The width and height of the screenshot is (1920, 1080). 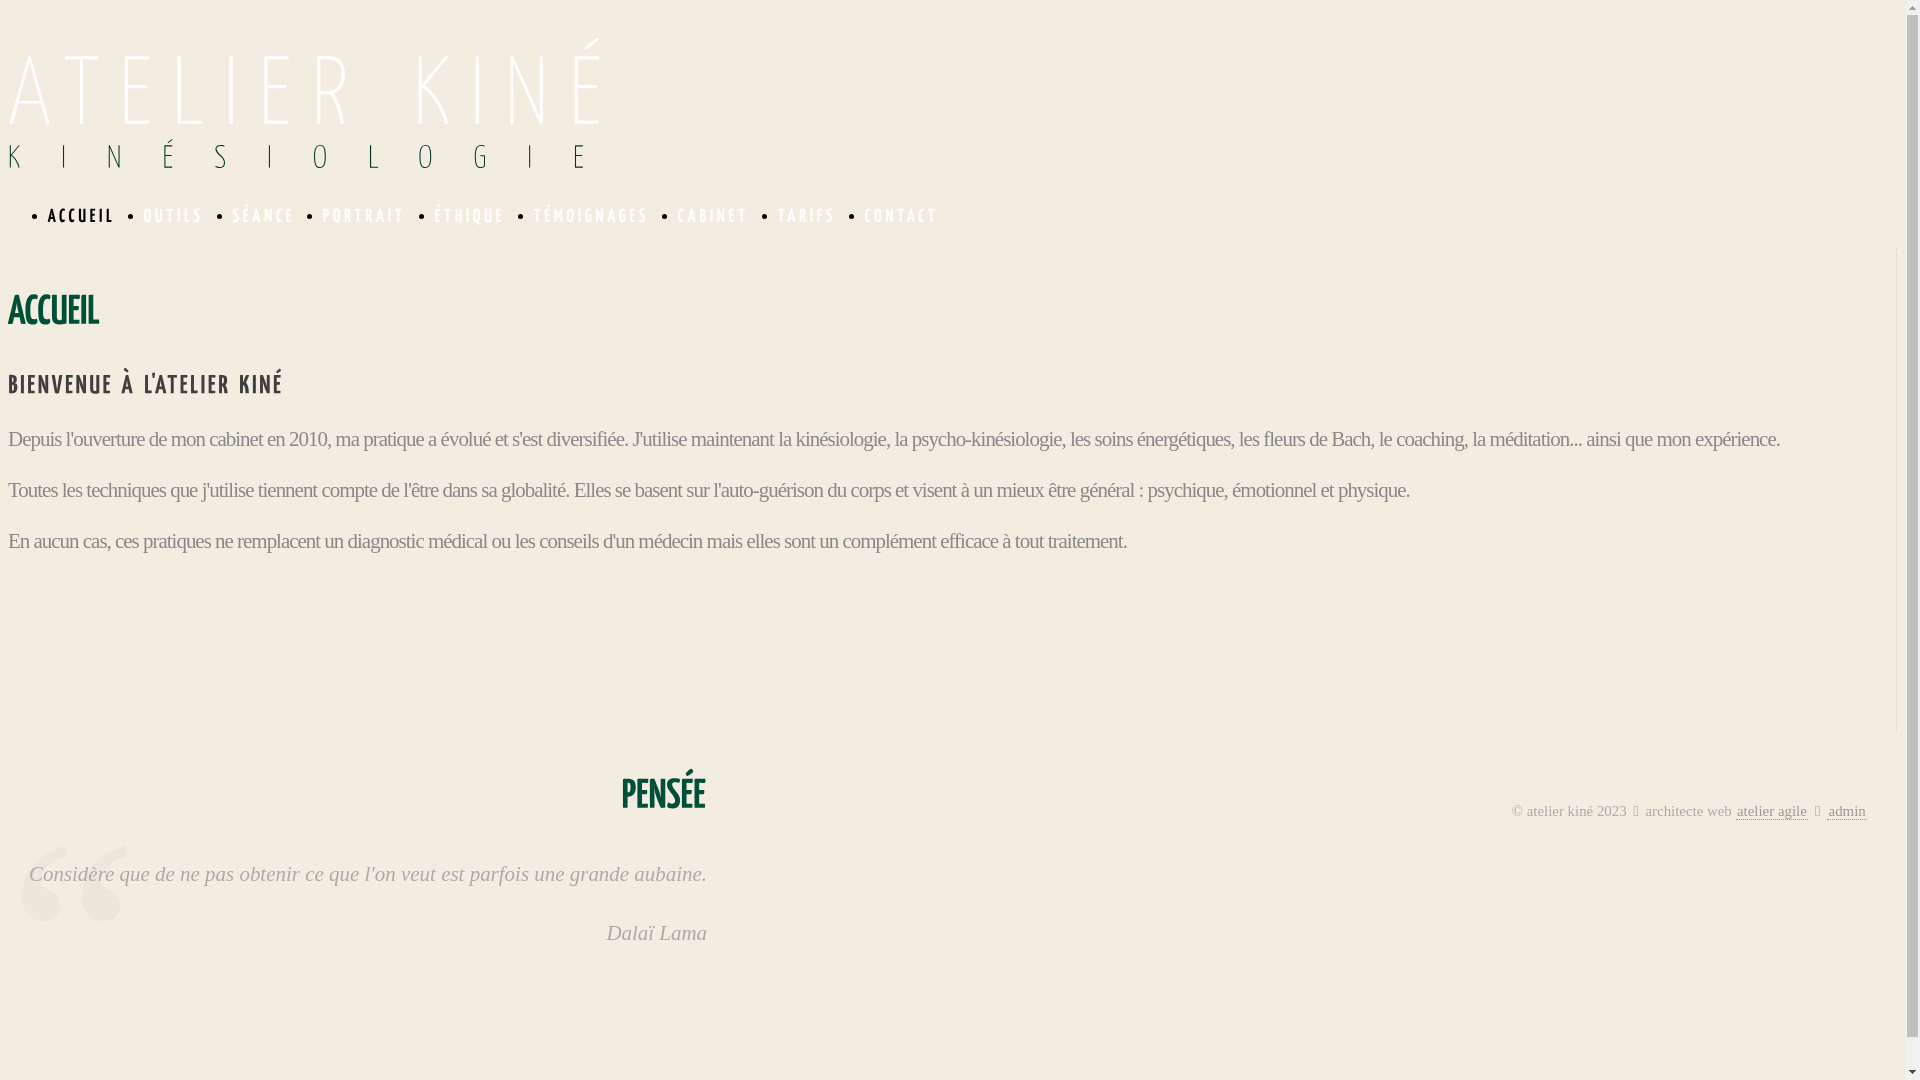 I want to click on 'atelier agile', so click(x=1772, y=811).